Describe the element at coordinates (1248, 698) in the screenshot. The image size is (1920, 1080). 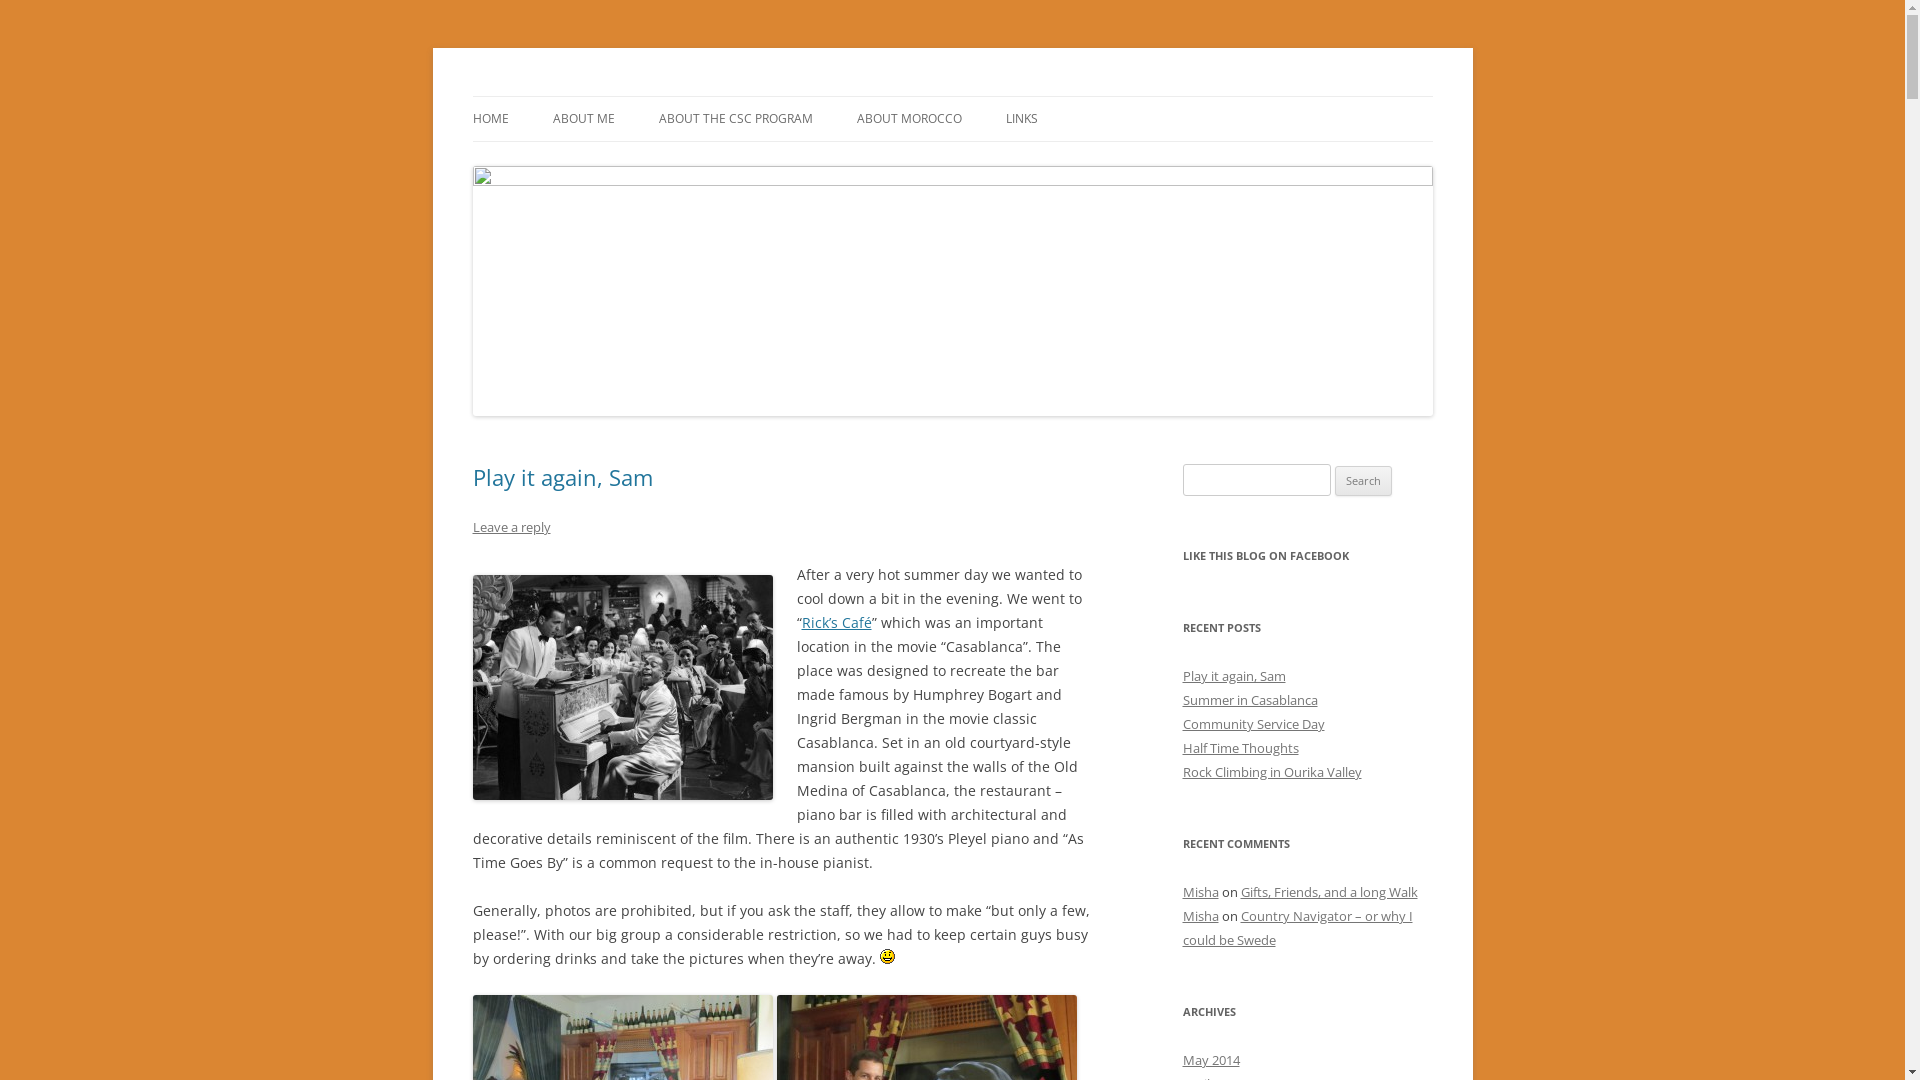
I see `'Summer in Casablanca'` at that location.